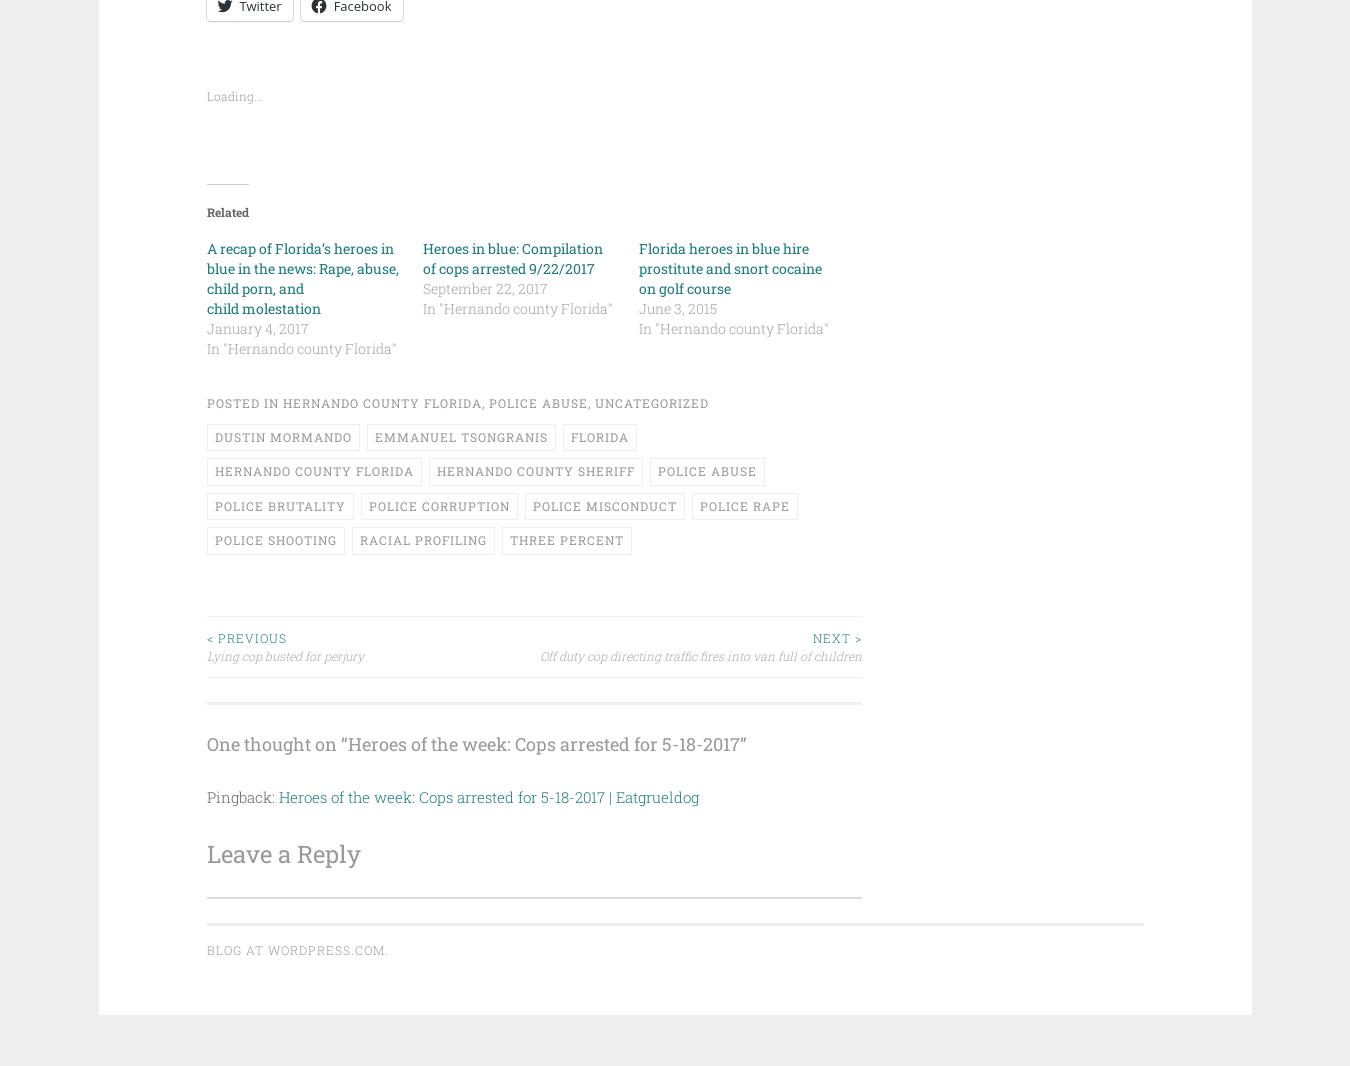 This screenshot has width=1350, height=1066. What do you see at coordinates (232, 93) in the screenshot?
I see `'Loading...'` at bounding box center [232, 93].